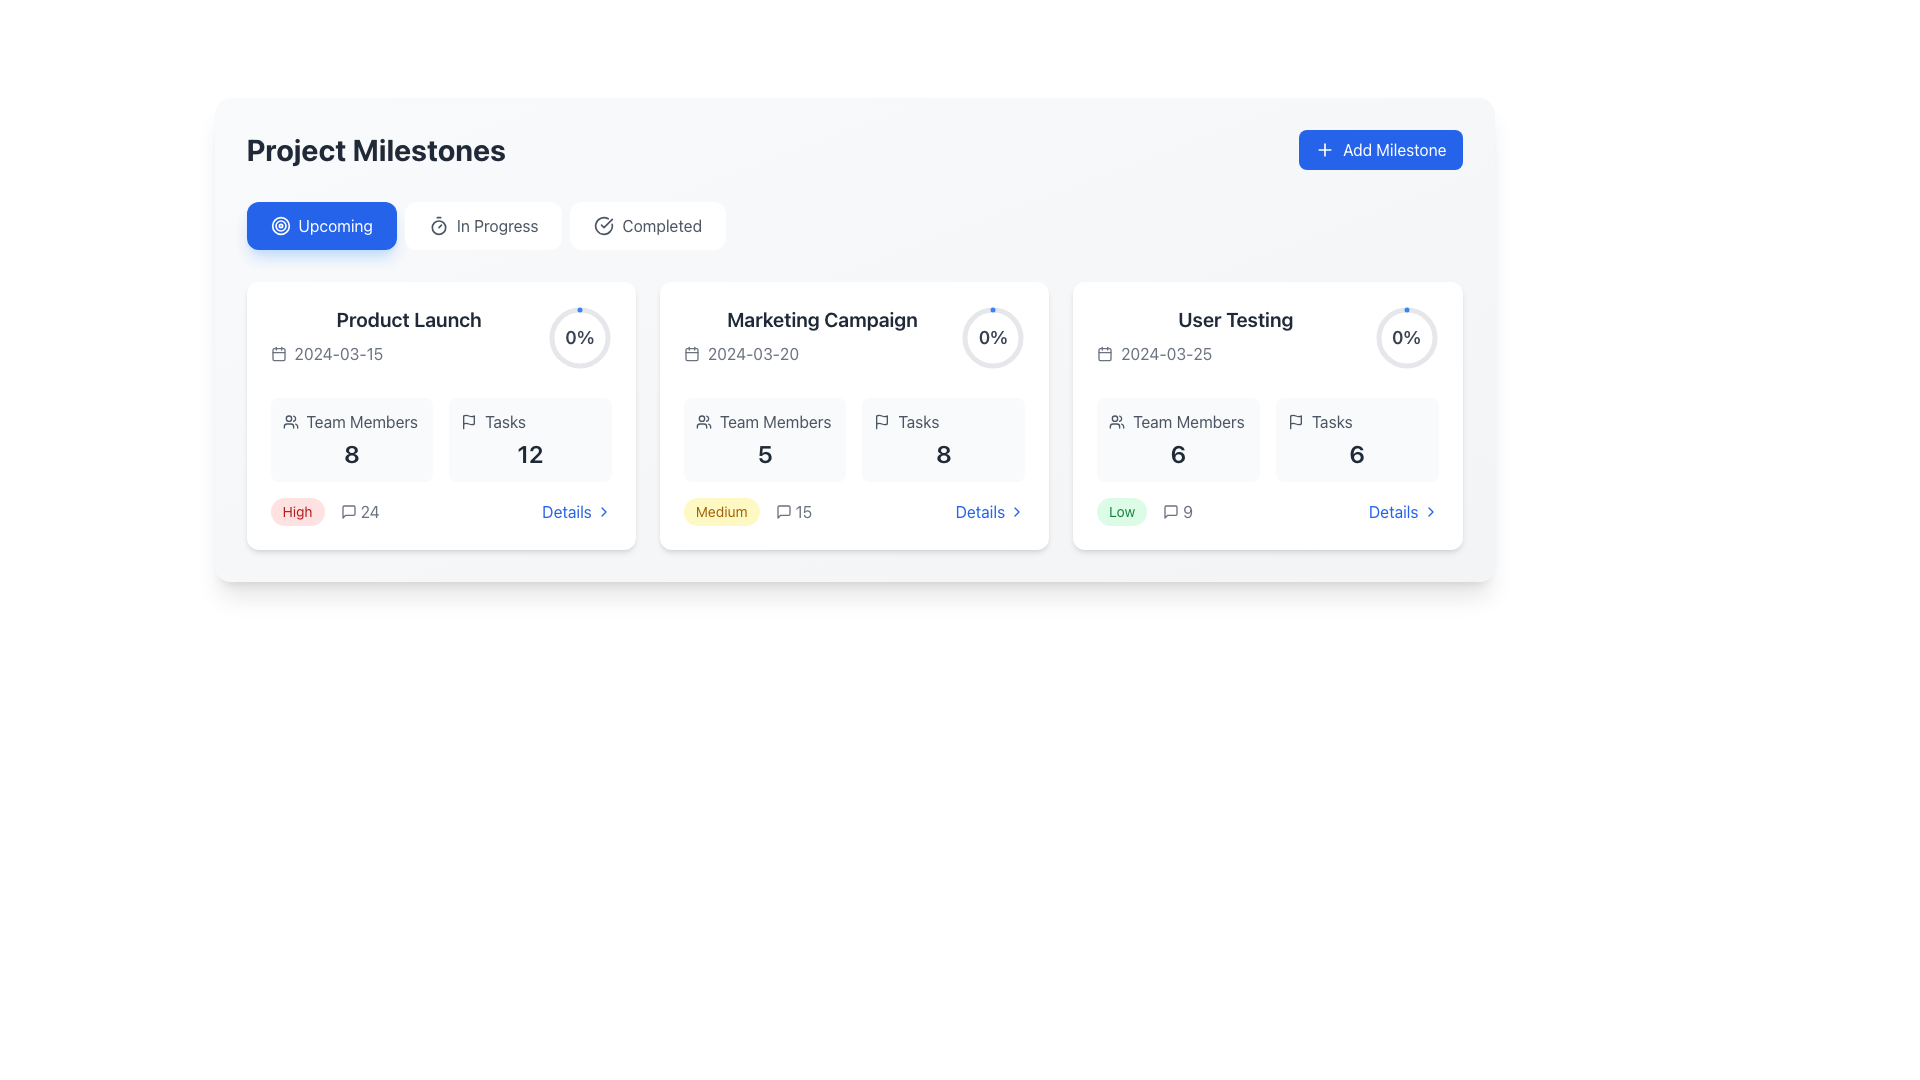  I want to click on the circular progress indicator in the top-right corner of the 'Product Launch' card, so click(578, 337).